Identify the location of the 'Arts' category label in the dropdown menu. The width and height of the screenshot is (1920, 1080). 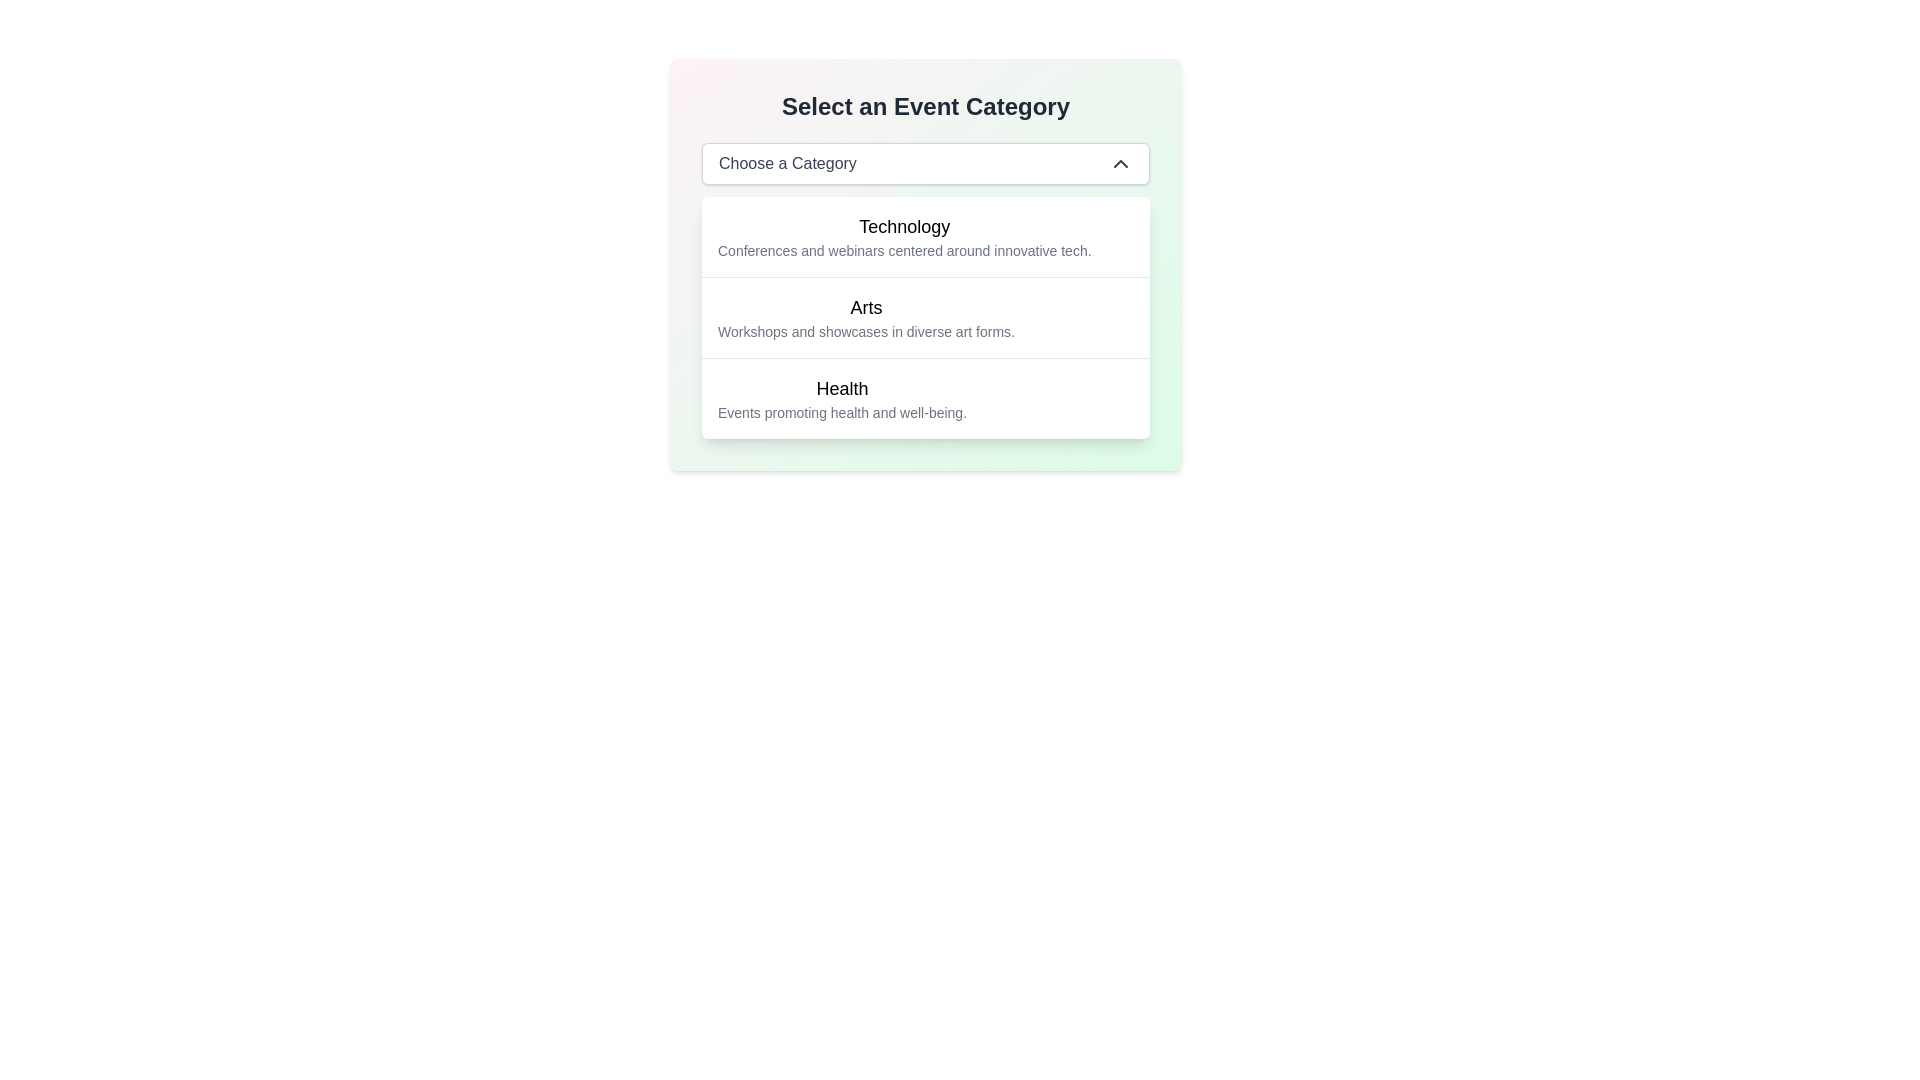
(866, 316).